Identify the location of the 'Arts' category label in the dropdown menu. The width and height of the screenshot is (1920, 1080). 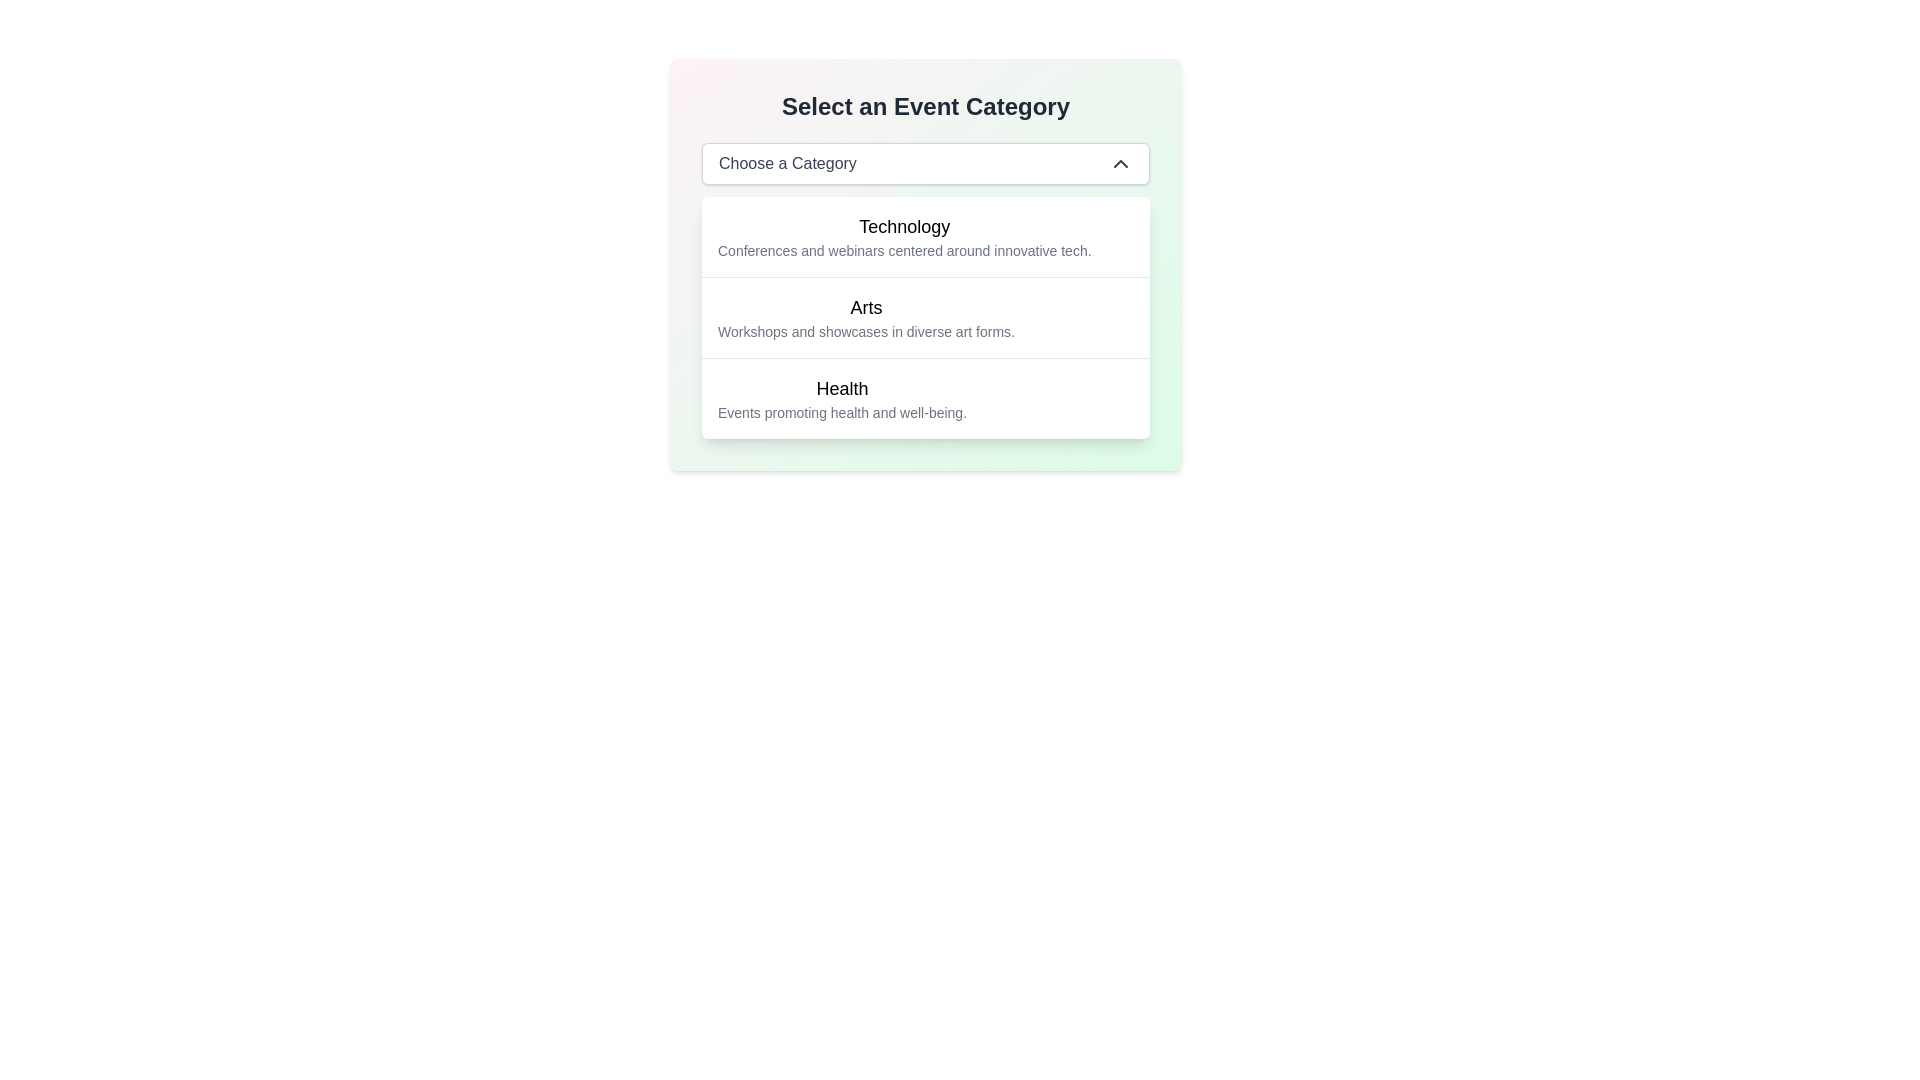
(866, 316).